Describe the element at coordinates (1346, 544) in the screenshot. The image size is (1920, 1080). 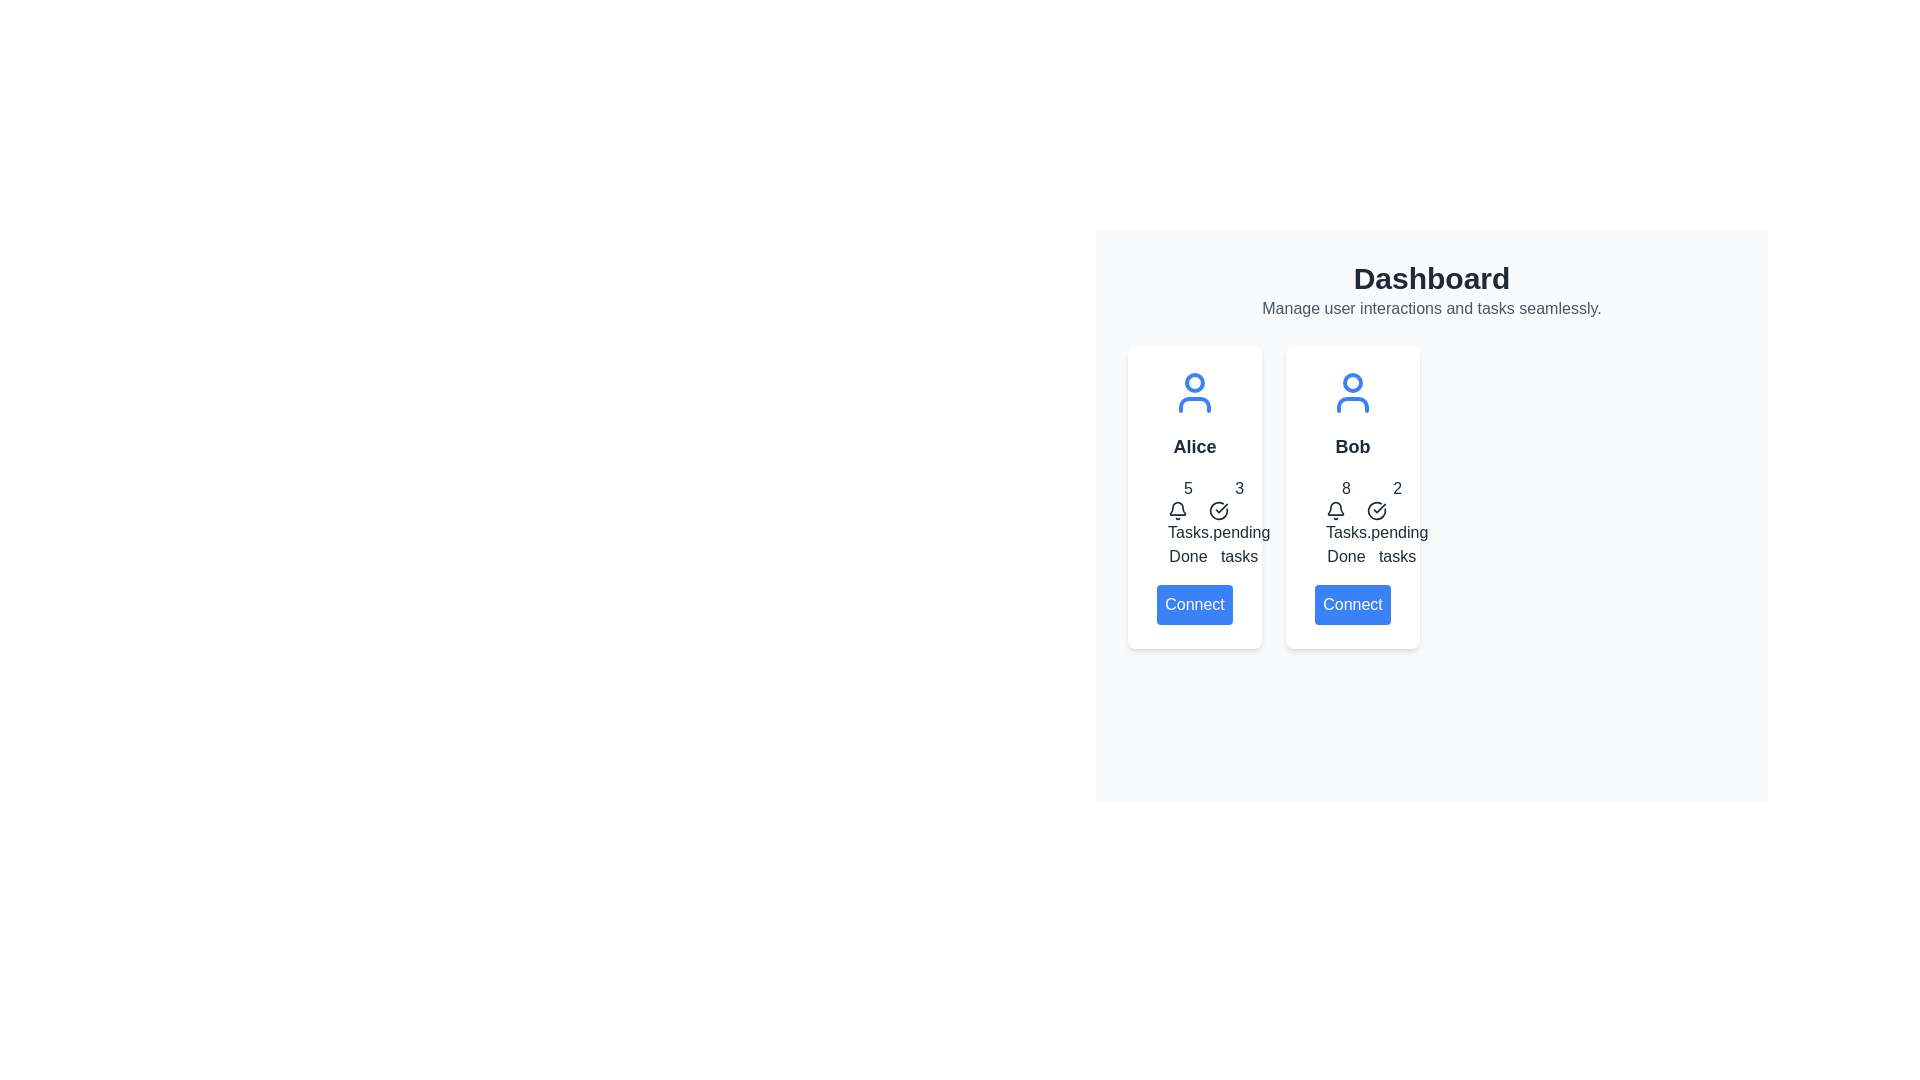
I see `properties of the 'Tasks Done' label text located in the second card titled 'Bob', which is positioned below an icon and the number '8', and above 'pending tasks'` at that location.